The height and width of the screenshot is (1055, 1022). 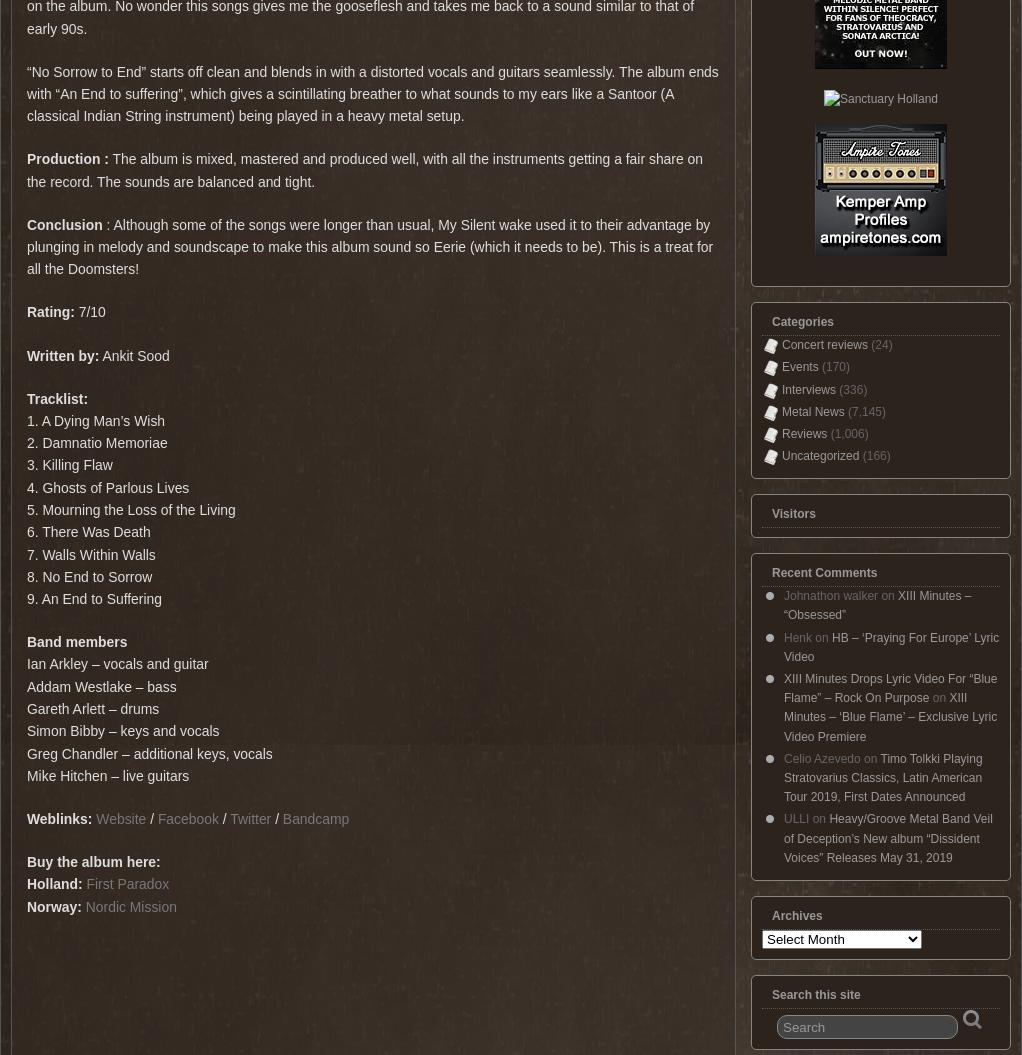 I want to click on '(166)', so click(x=874, y=454).